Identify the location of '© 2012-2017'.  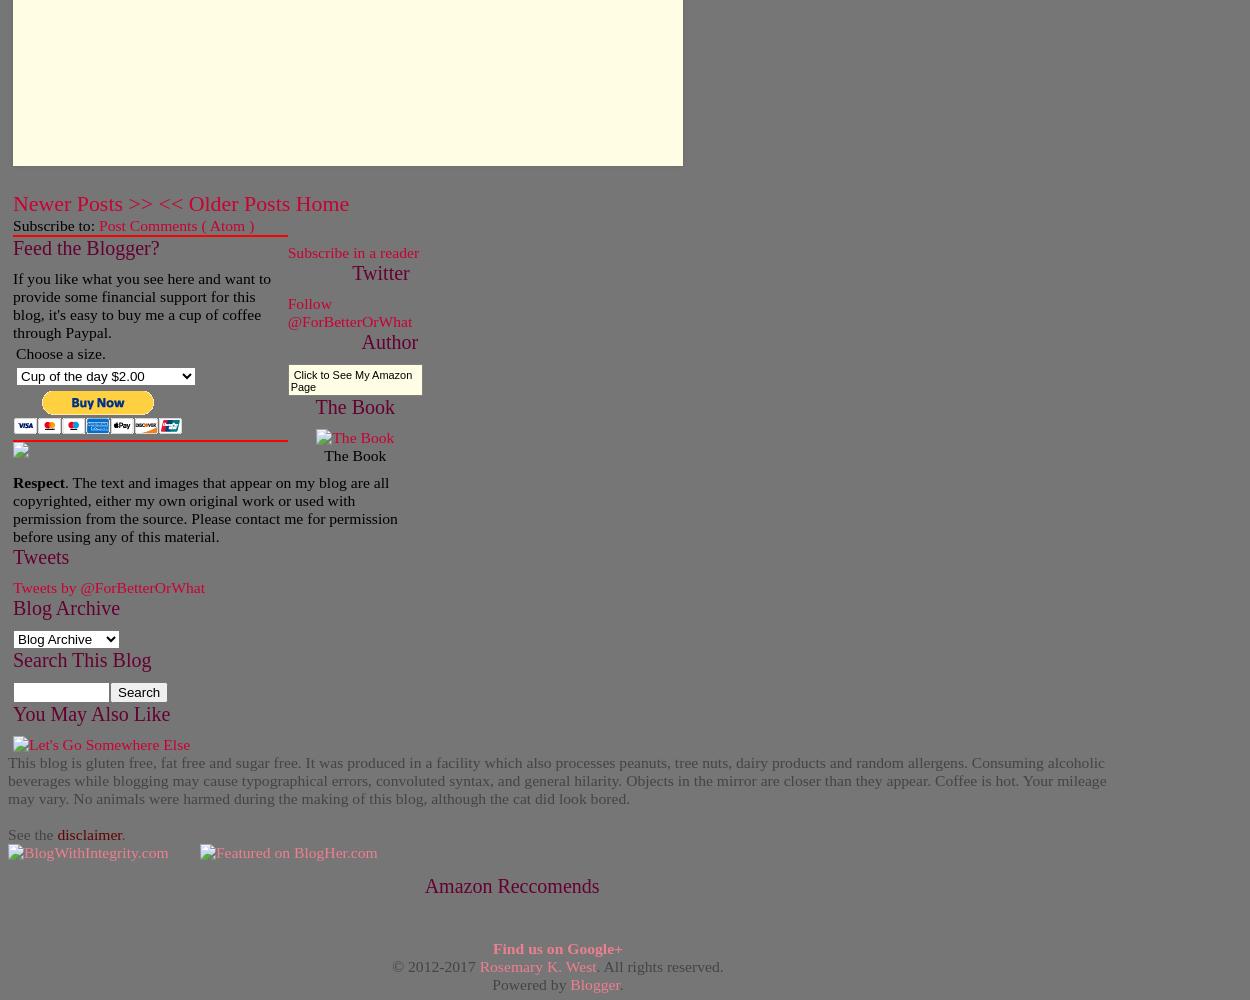
(392, 964).